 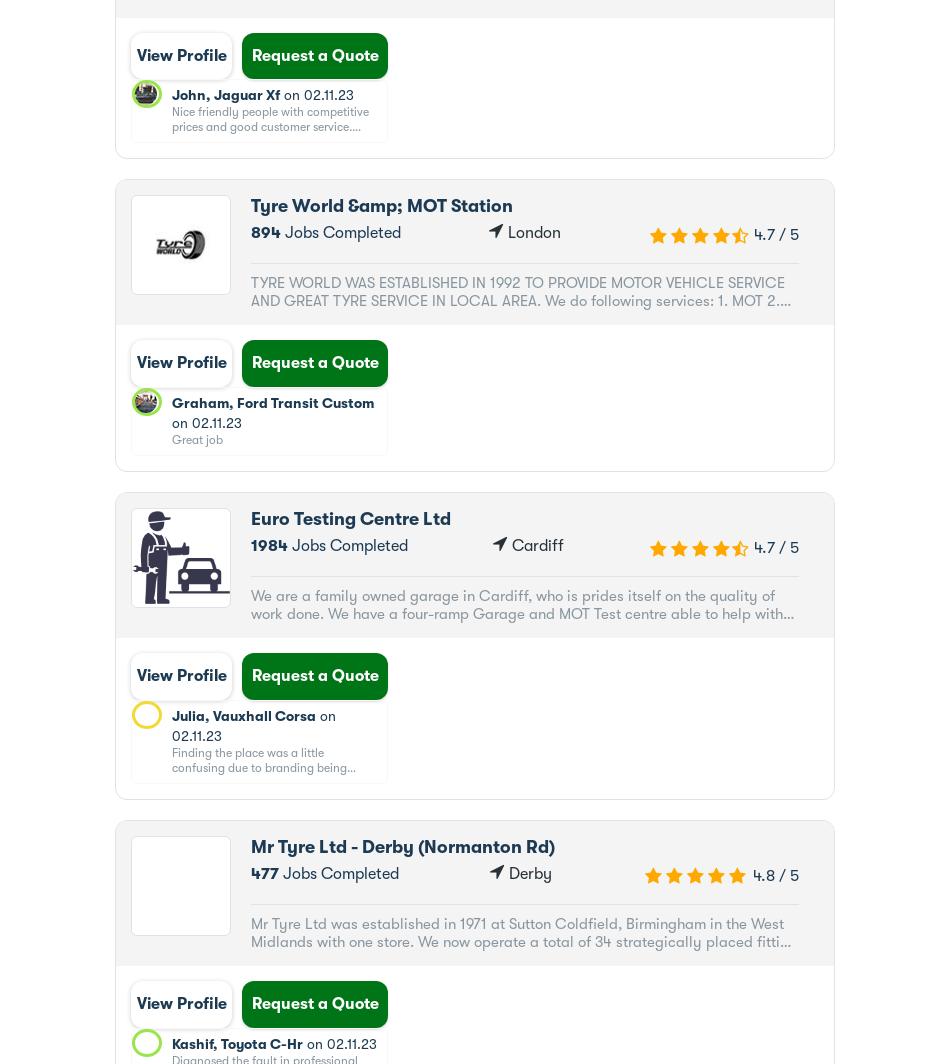 What do you see at coordinates (272, 782) in the screenshot?
I see `'Finding the place was a little confusing due to branding being different on here than the centre itself, but the work was performed quickly, and Lucia'` at bounding box center [272, 782].